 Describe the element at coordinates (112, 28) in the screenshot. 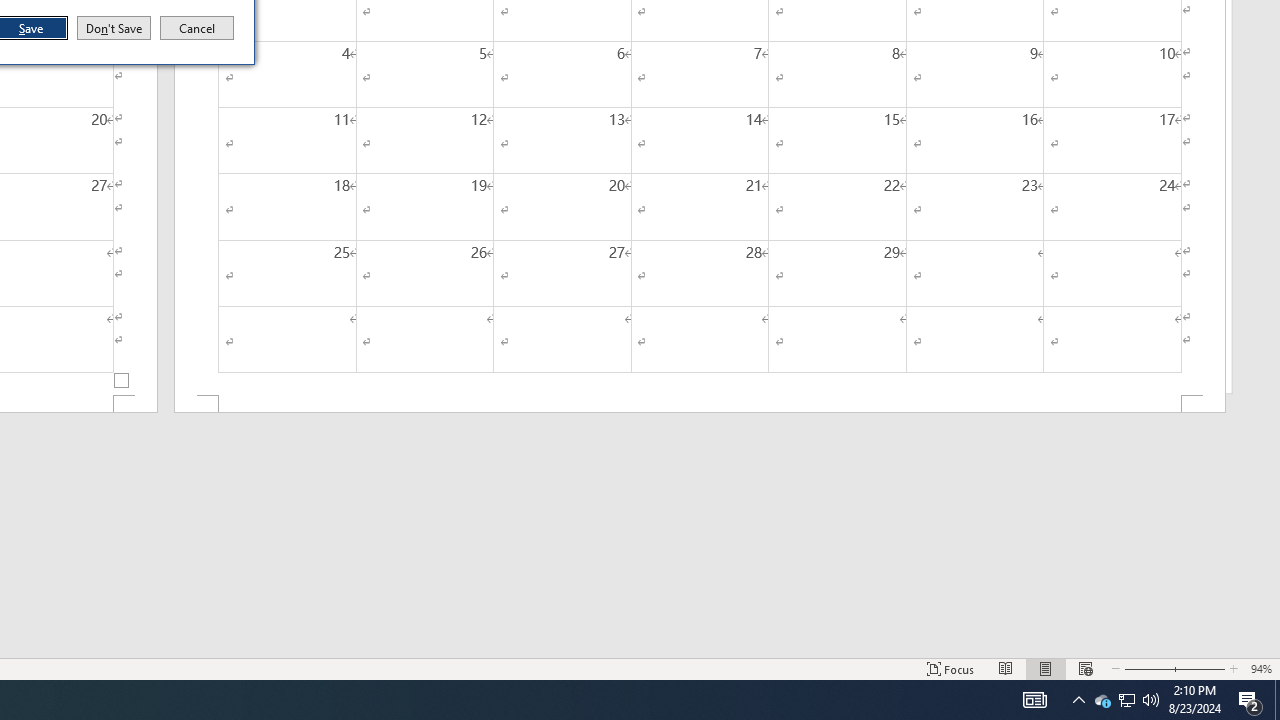

I see `'Don'` at that location.